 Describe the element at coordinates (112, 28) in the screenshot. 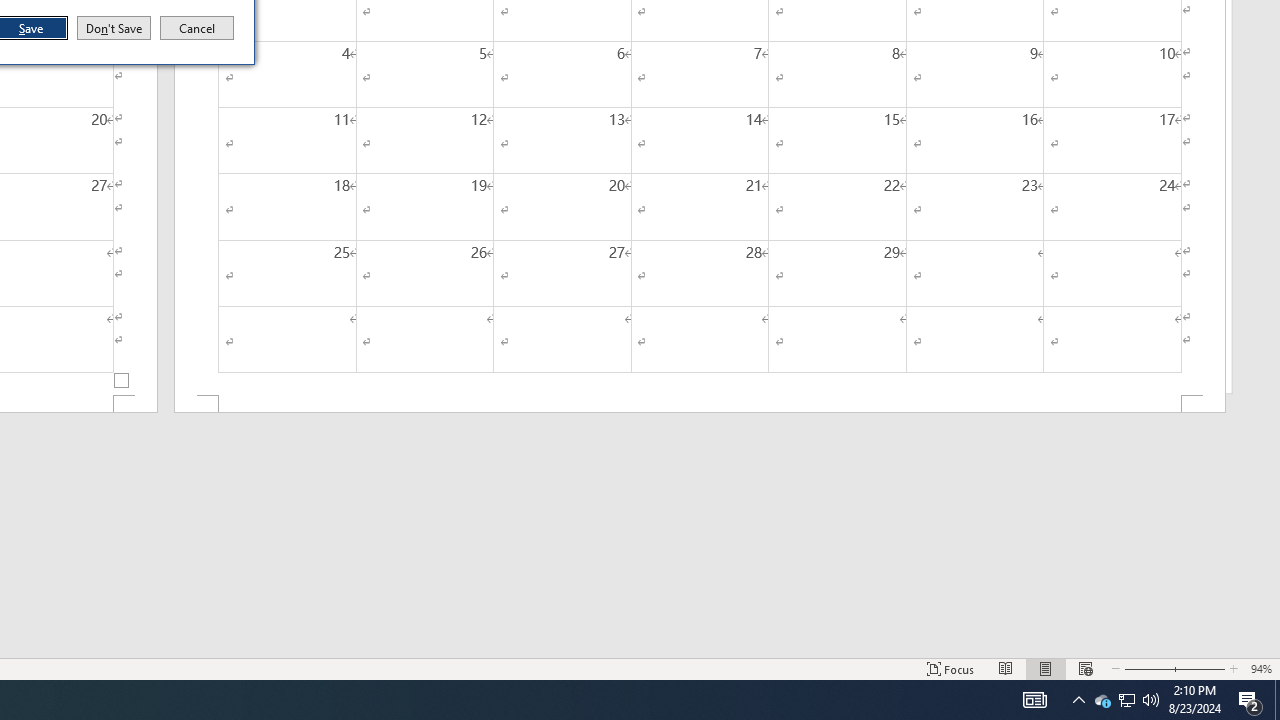

I see `'Don'` at that location.